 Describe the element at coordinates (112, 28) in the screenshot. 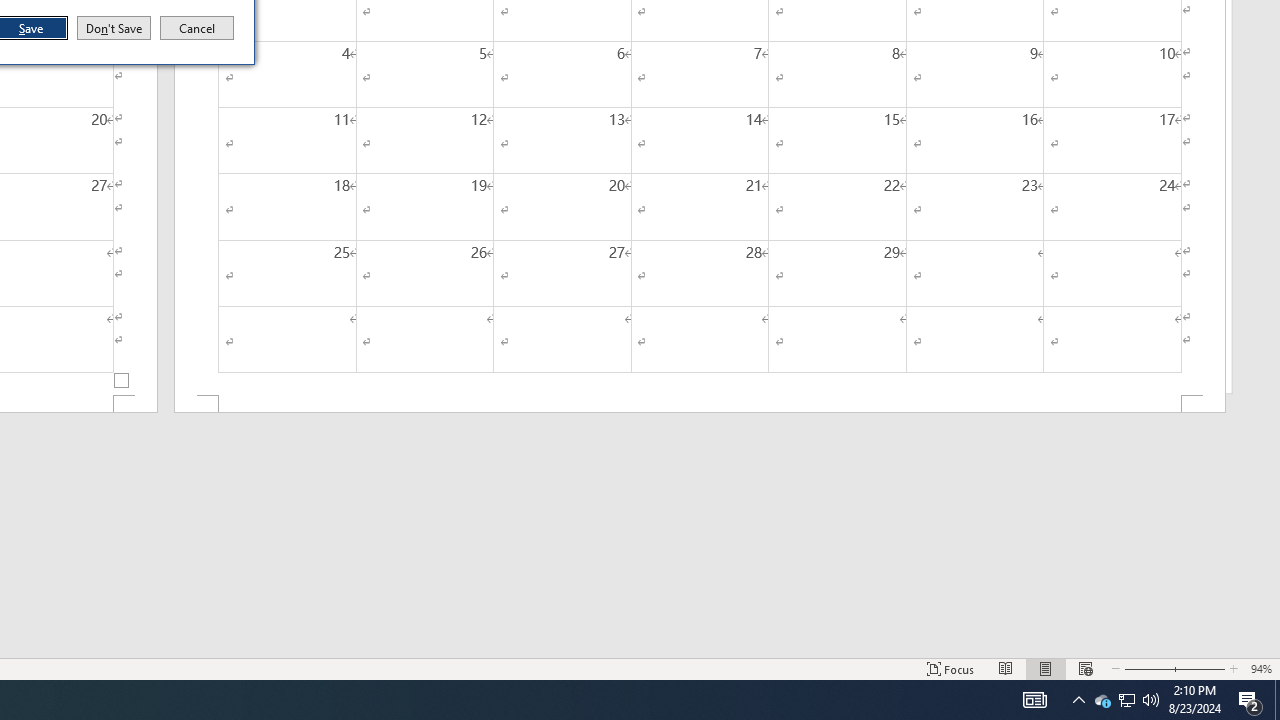

I see `'Don'` at that location.